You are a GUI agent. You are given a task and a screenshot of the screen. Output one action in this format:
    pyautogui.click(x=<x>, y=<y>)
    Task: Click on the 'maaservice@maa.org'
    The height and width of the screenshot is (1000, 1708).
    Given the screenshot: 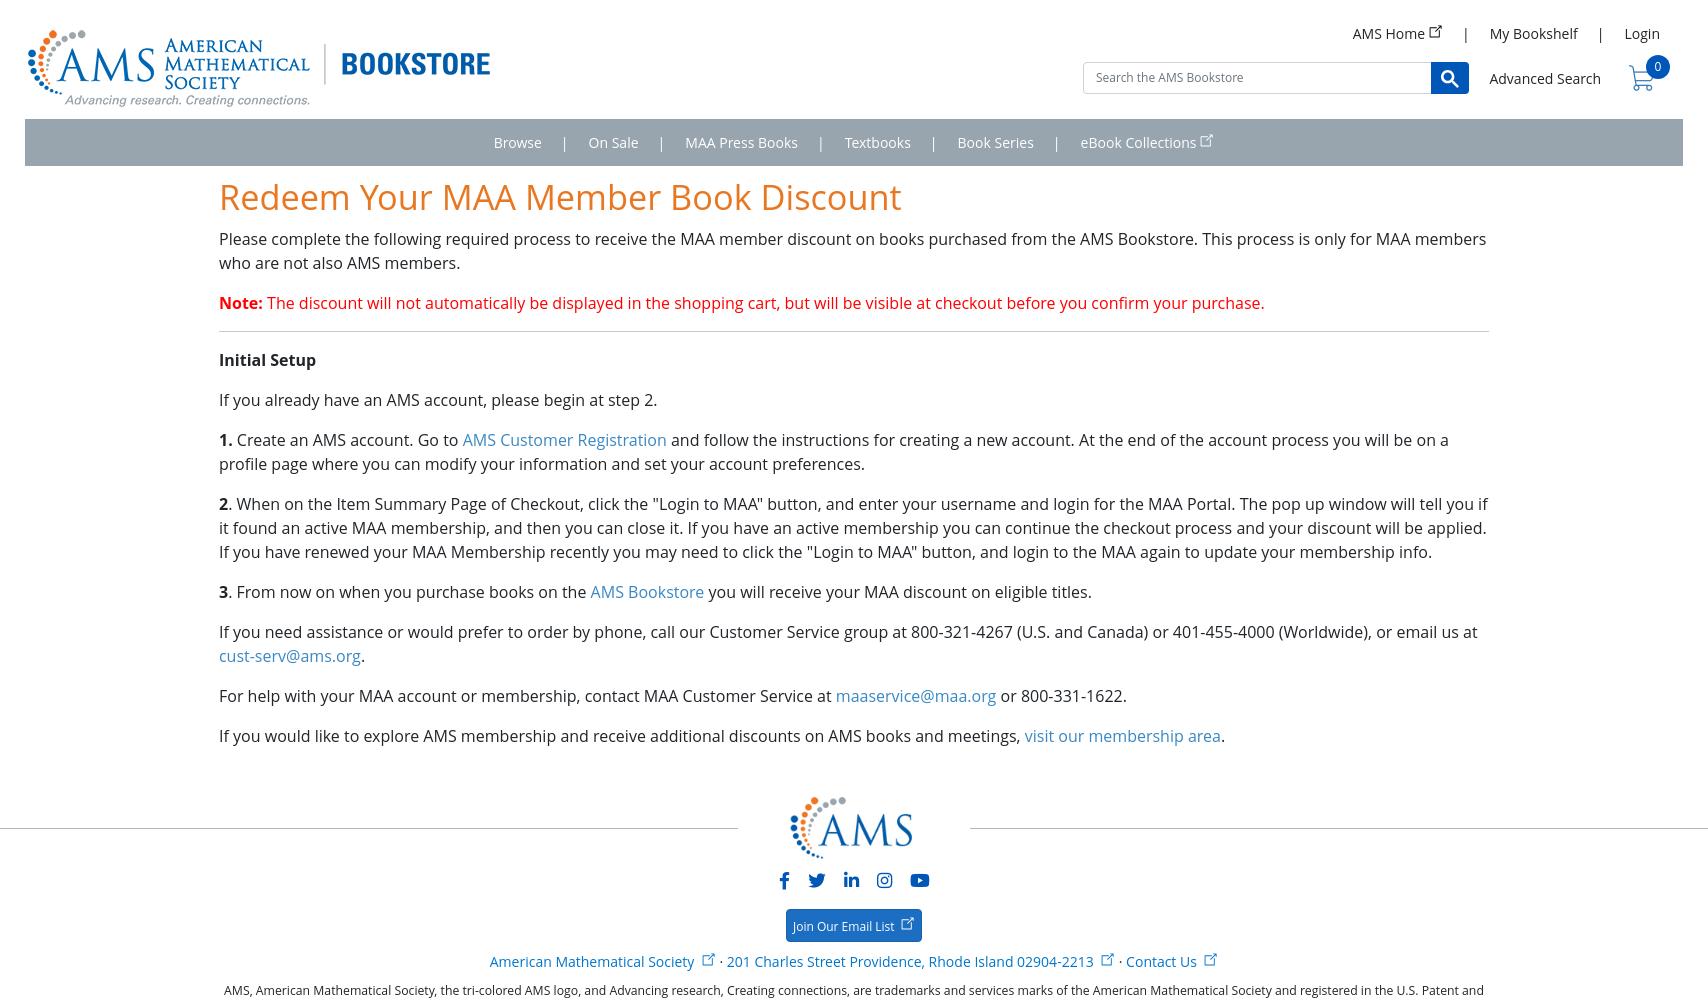 What is the action you would take?
    pyautogui.click(x=835, y=695)
    